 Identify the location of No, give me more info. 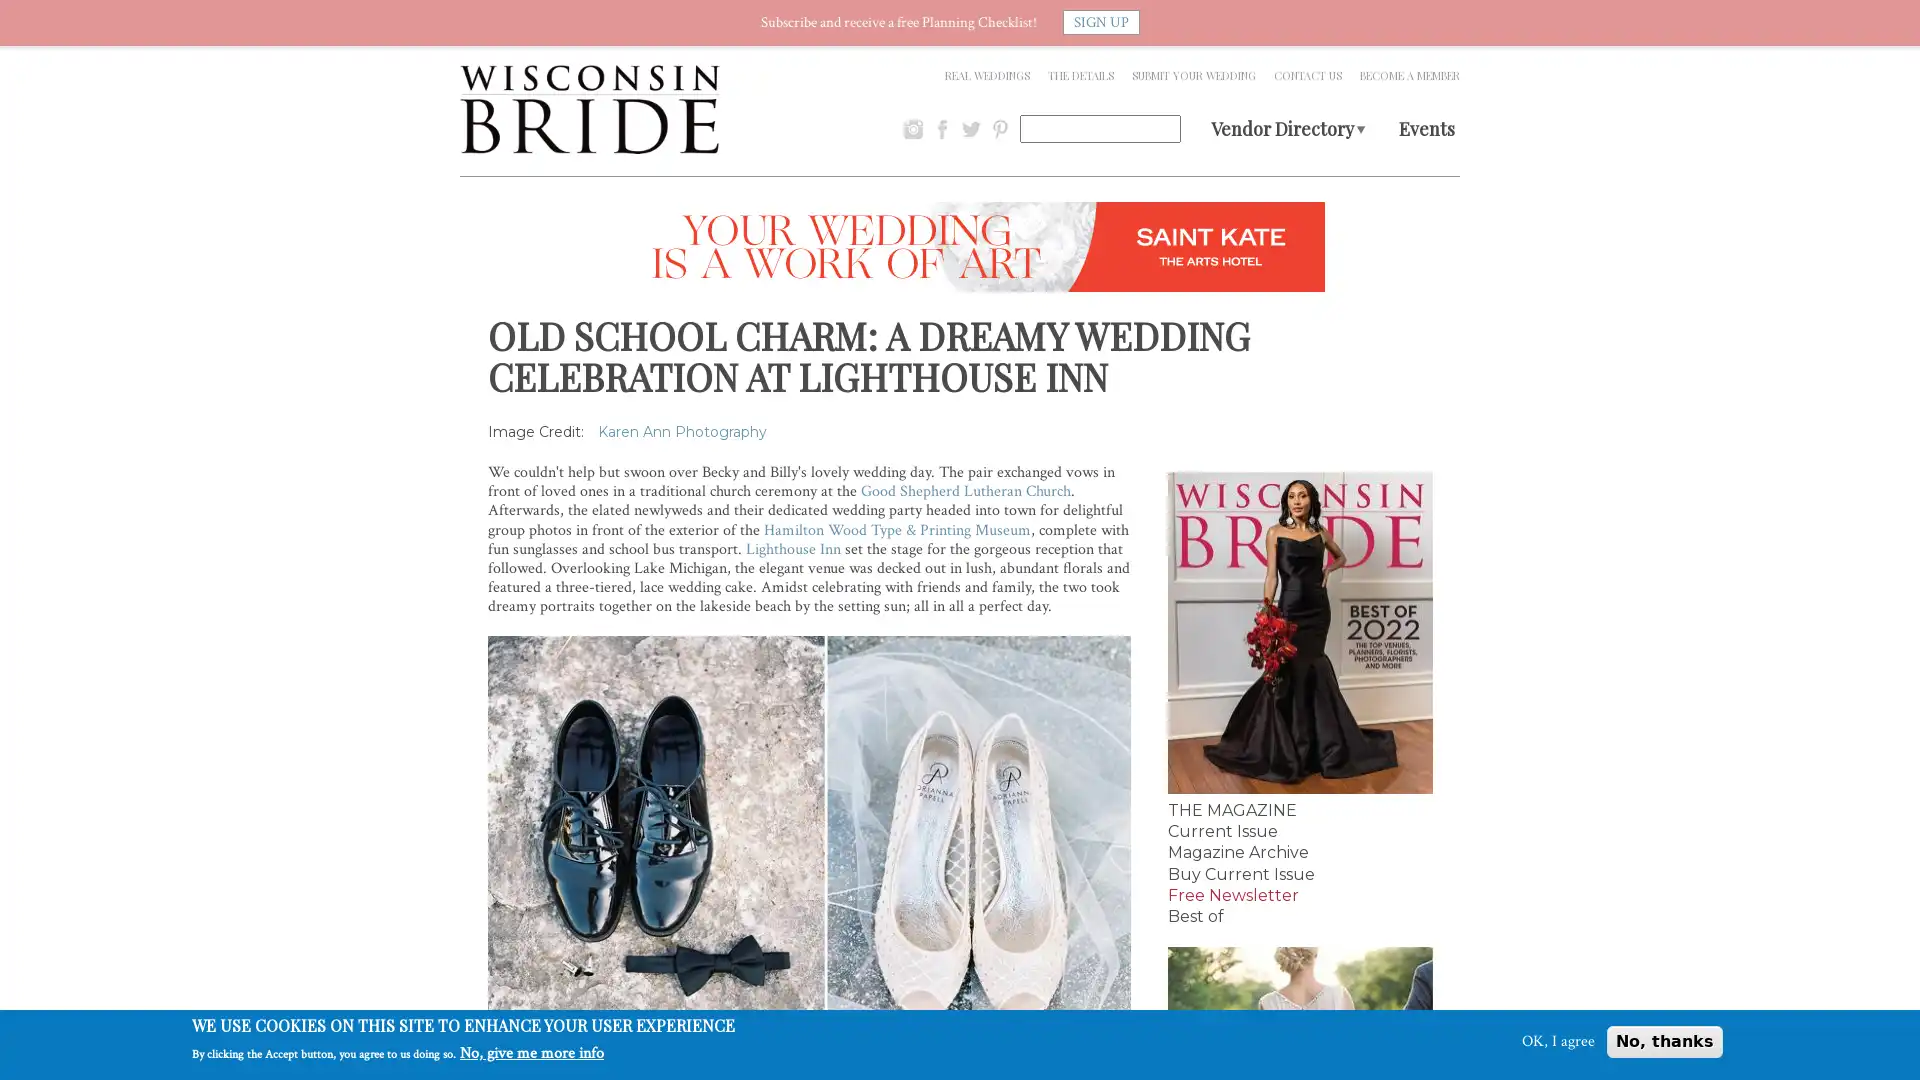
(532, 1052).